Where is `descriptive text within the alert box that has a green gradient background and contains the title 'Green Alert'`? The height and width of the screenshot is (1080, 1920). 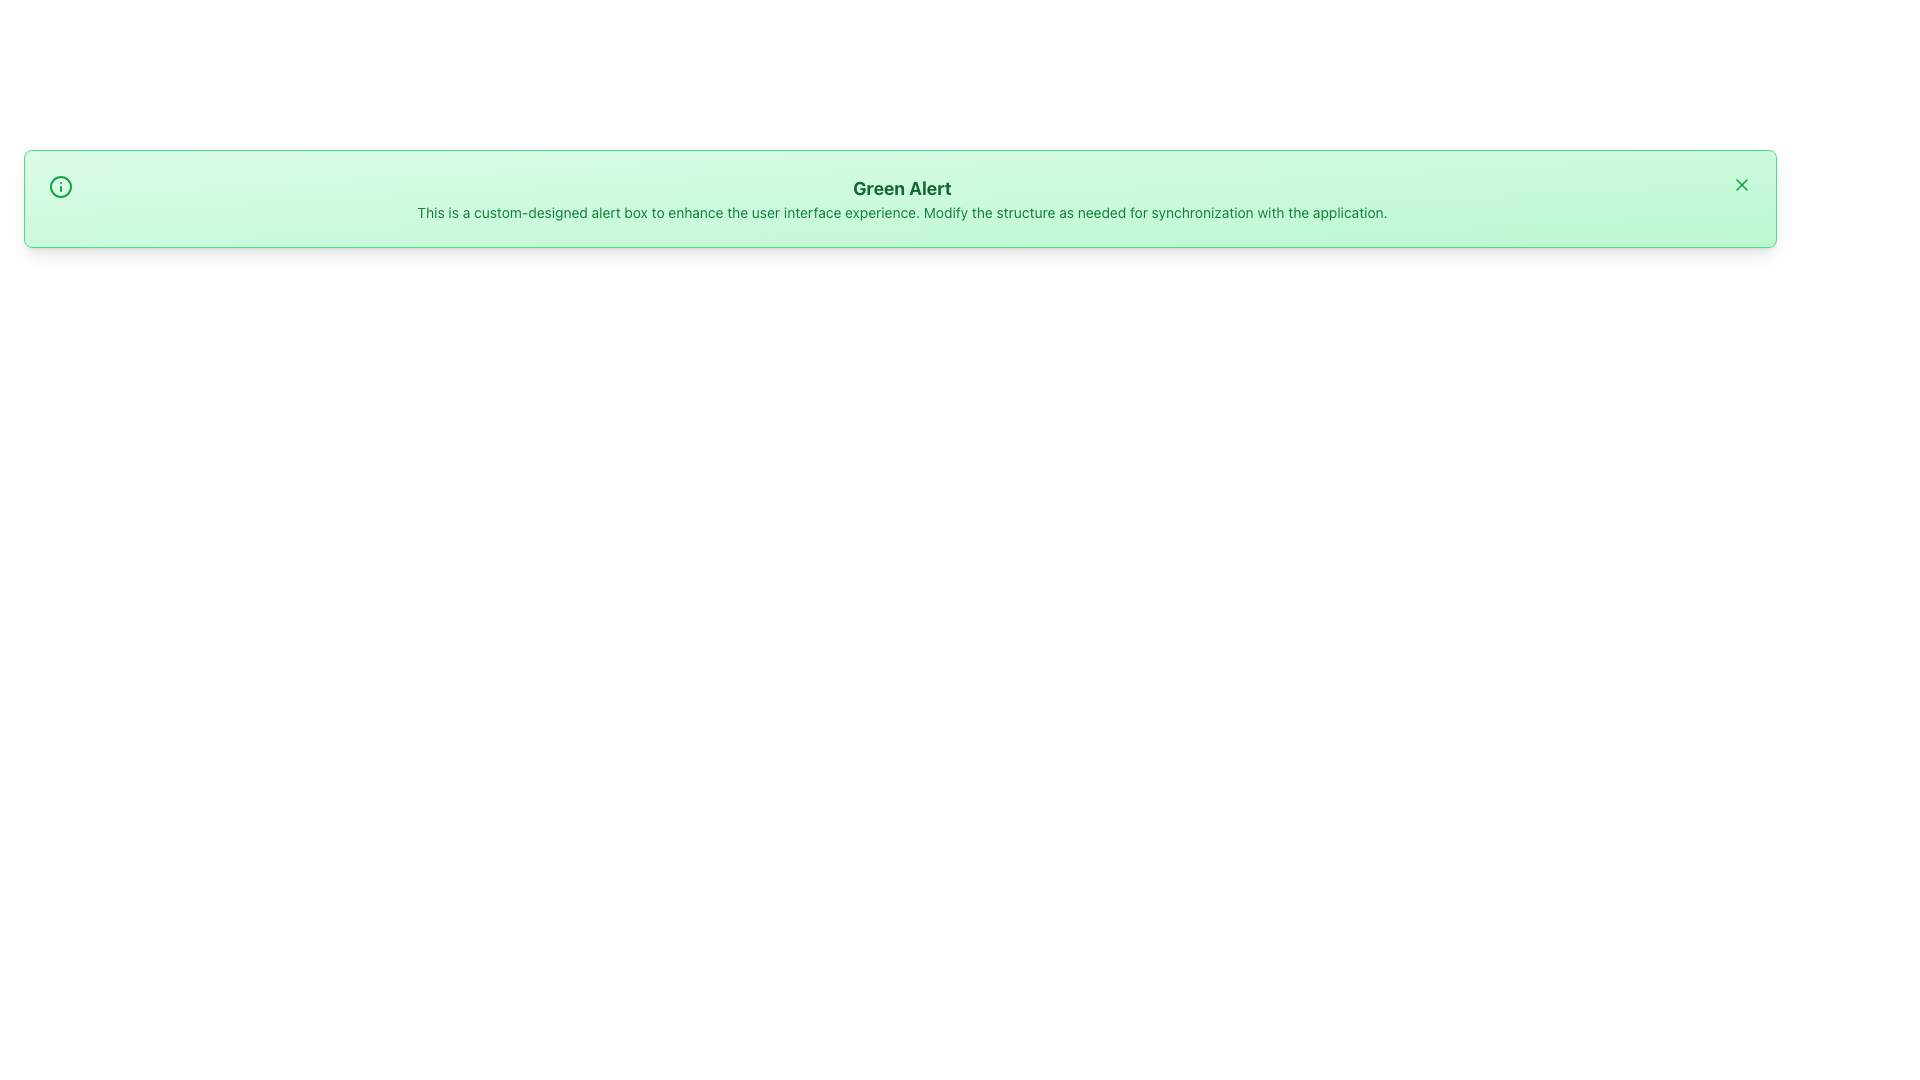
descriptive text within the alert box that has a green gradient background and contains the title 'Green Alert' is located at coordinates (901, 199).